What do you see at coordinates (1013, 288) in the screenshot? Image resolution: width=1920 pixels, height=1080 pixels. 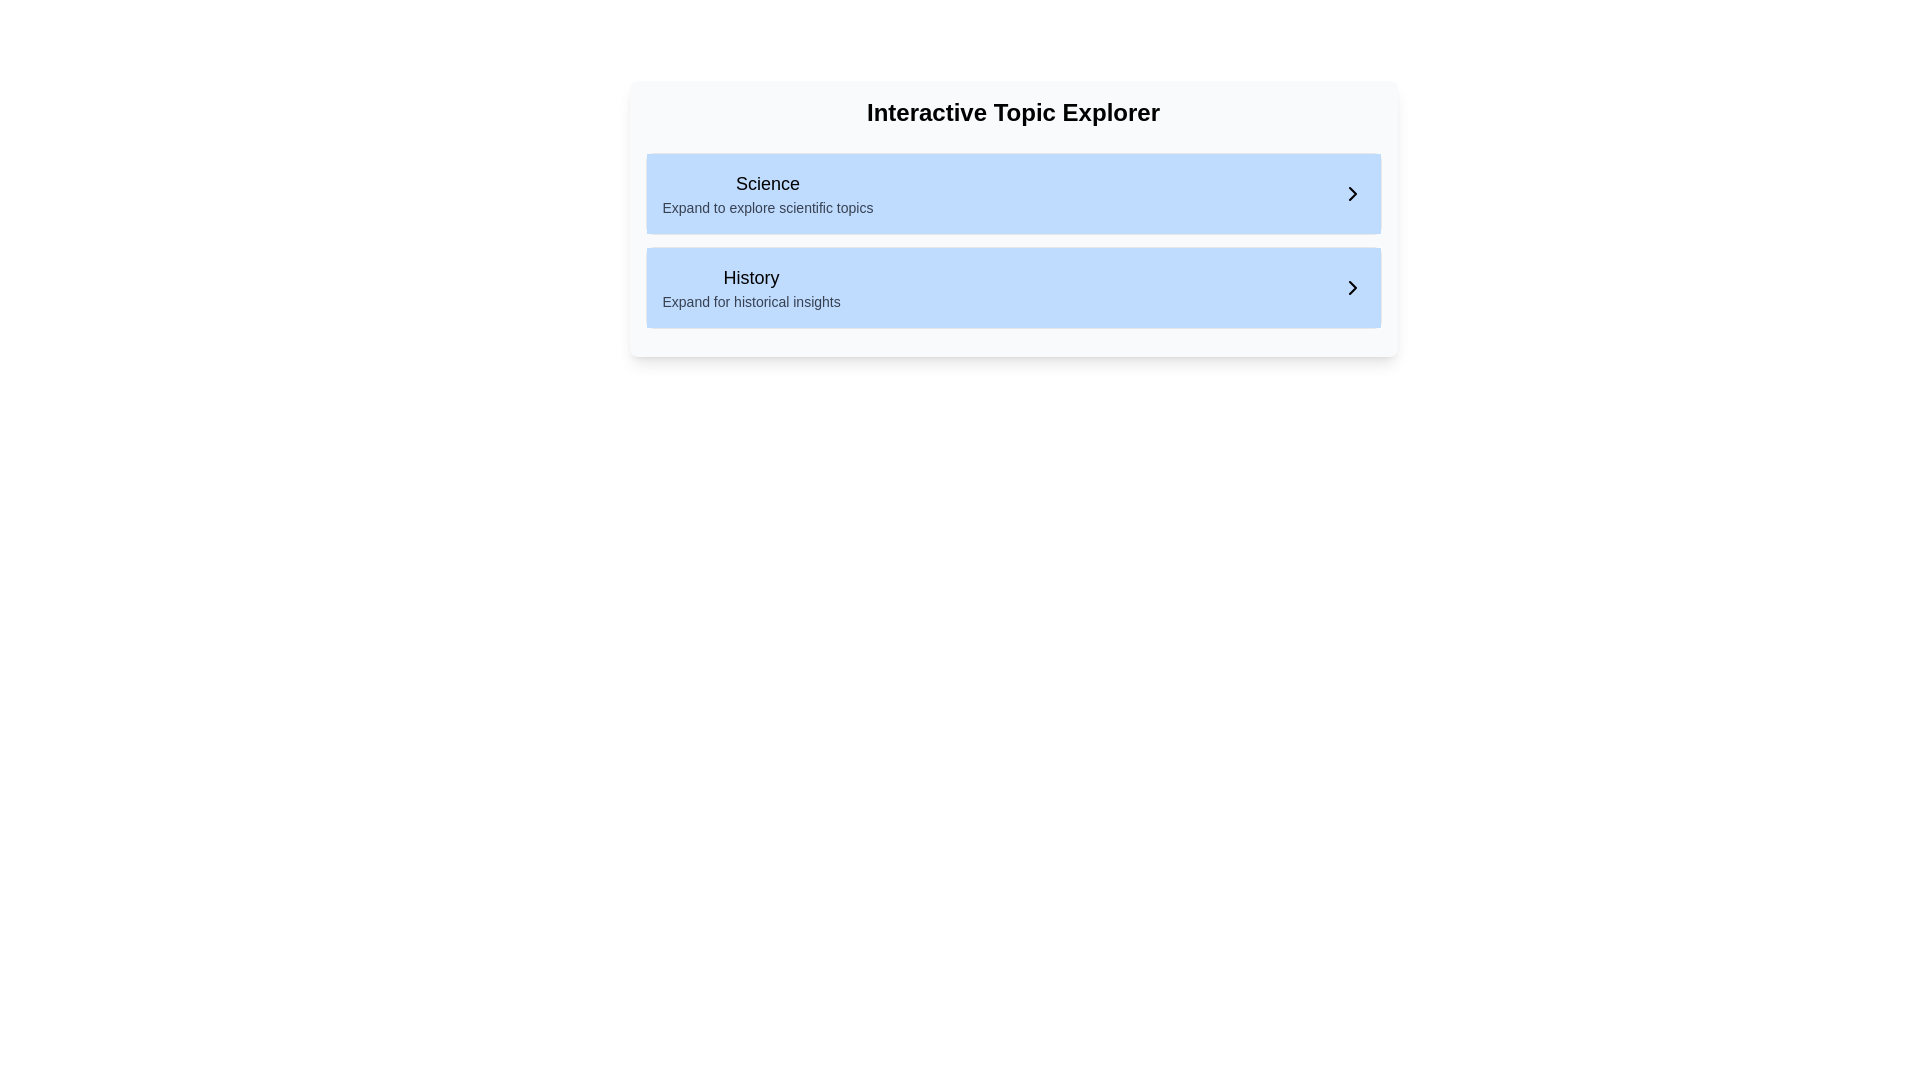 I see `the blue rectangular button labeled 'History'` at bounding box center [1013, 288].